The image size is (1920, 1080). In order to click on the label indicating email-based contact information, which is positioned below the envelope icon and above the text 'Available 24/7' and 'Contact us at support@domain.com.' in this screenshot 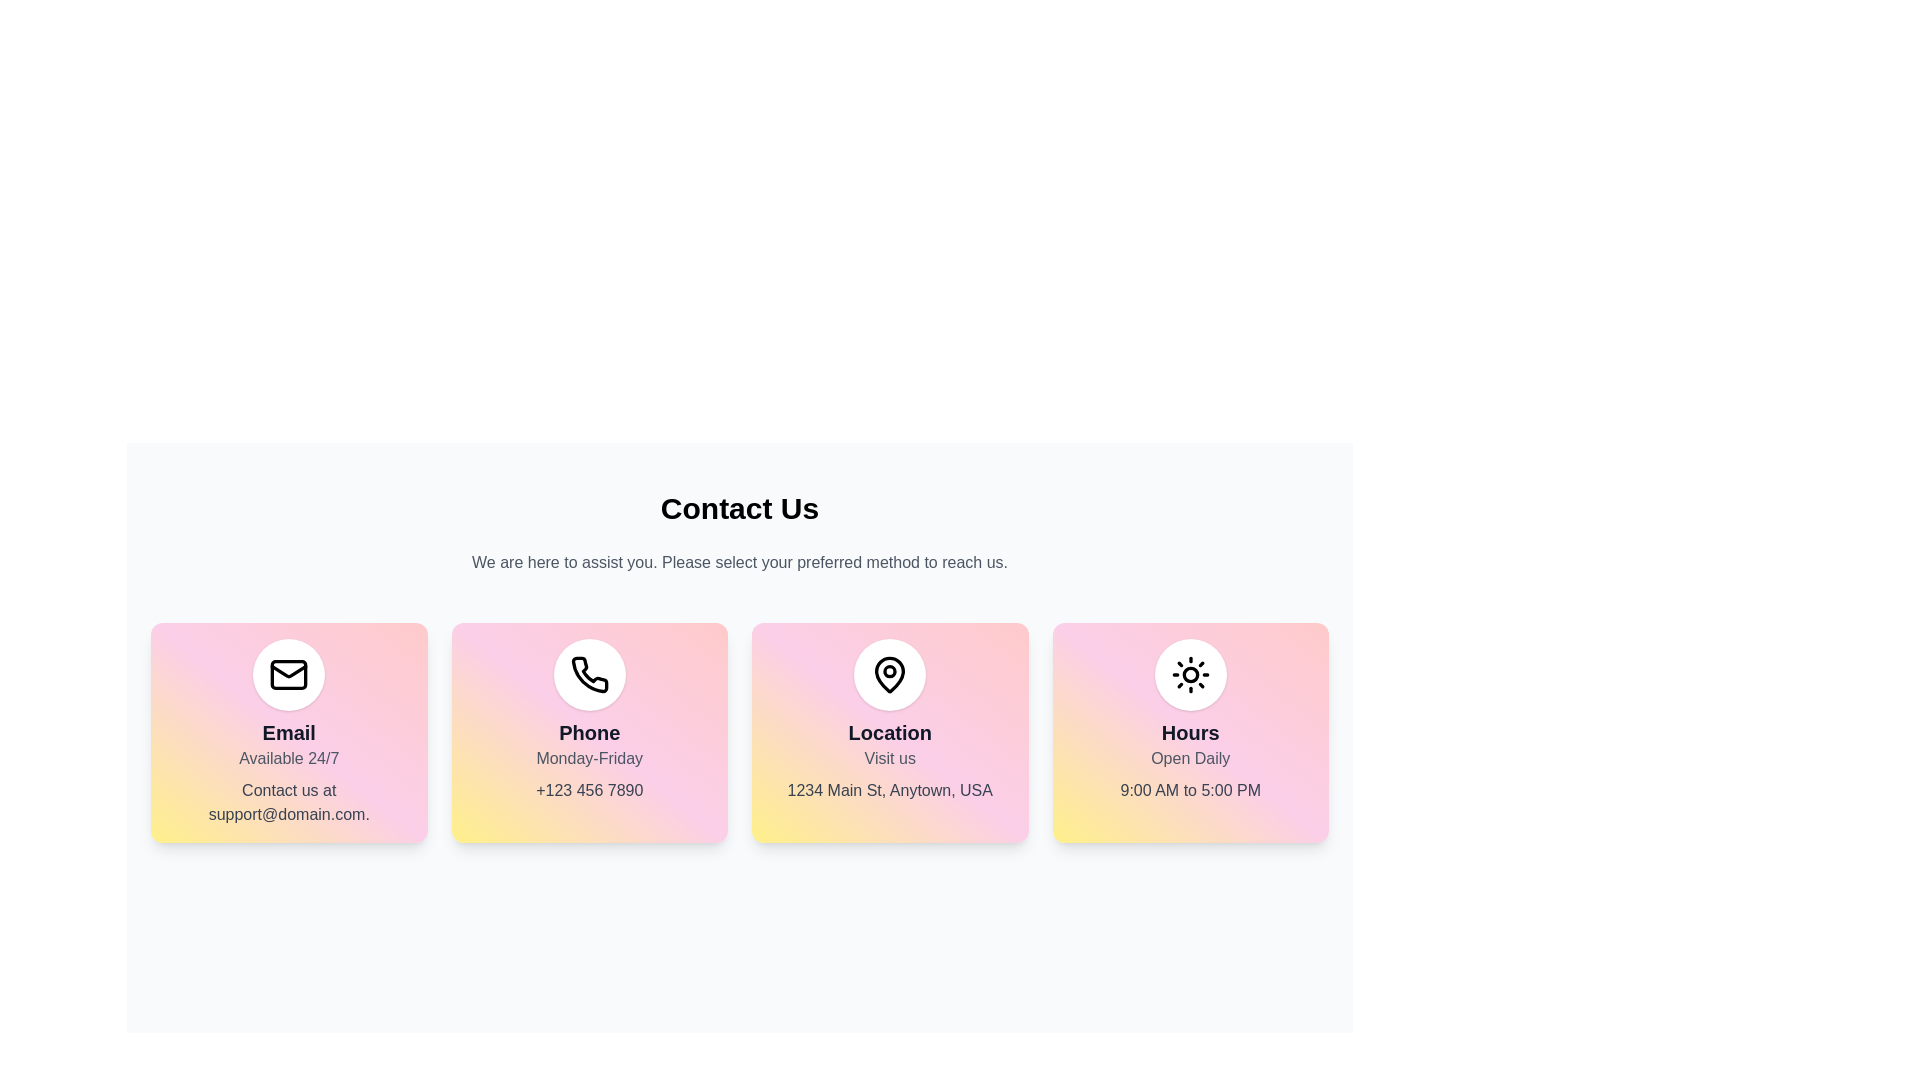, I will do `click(288, 732)`.